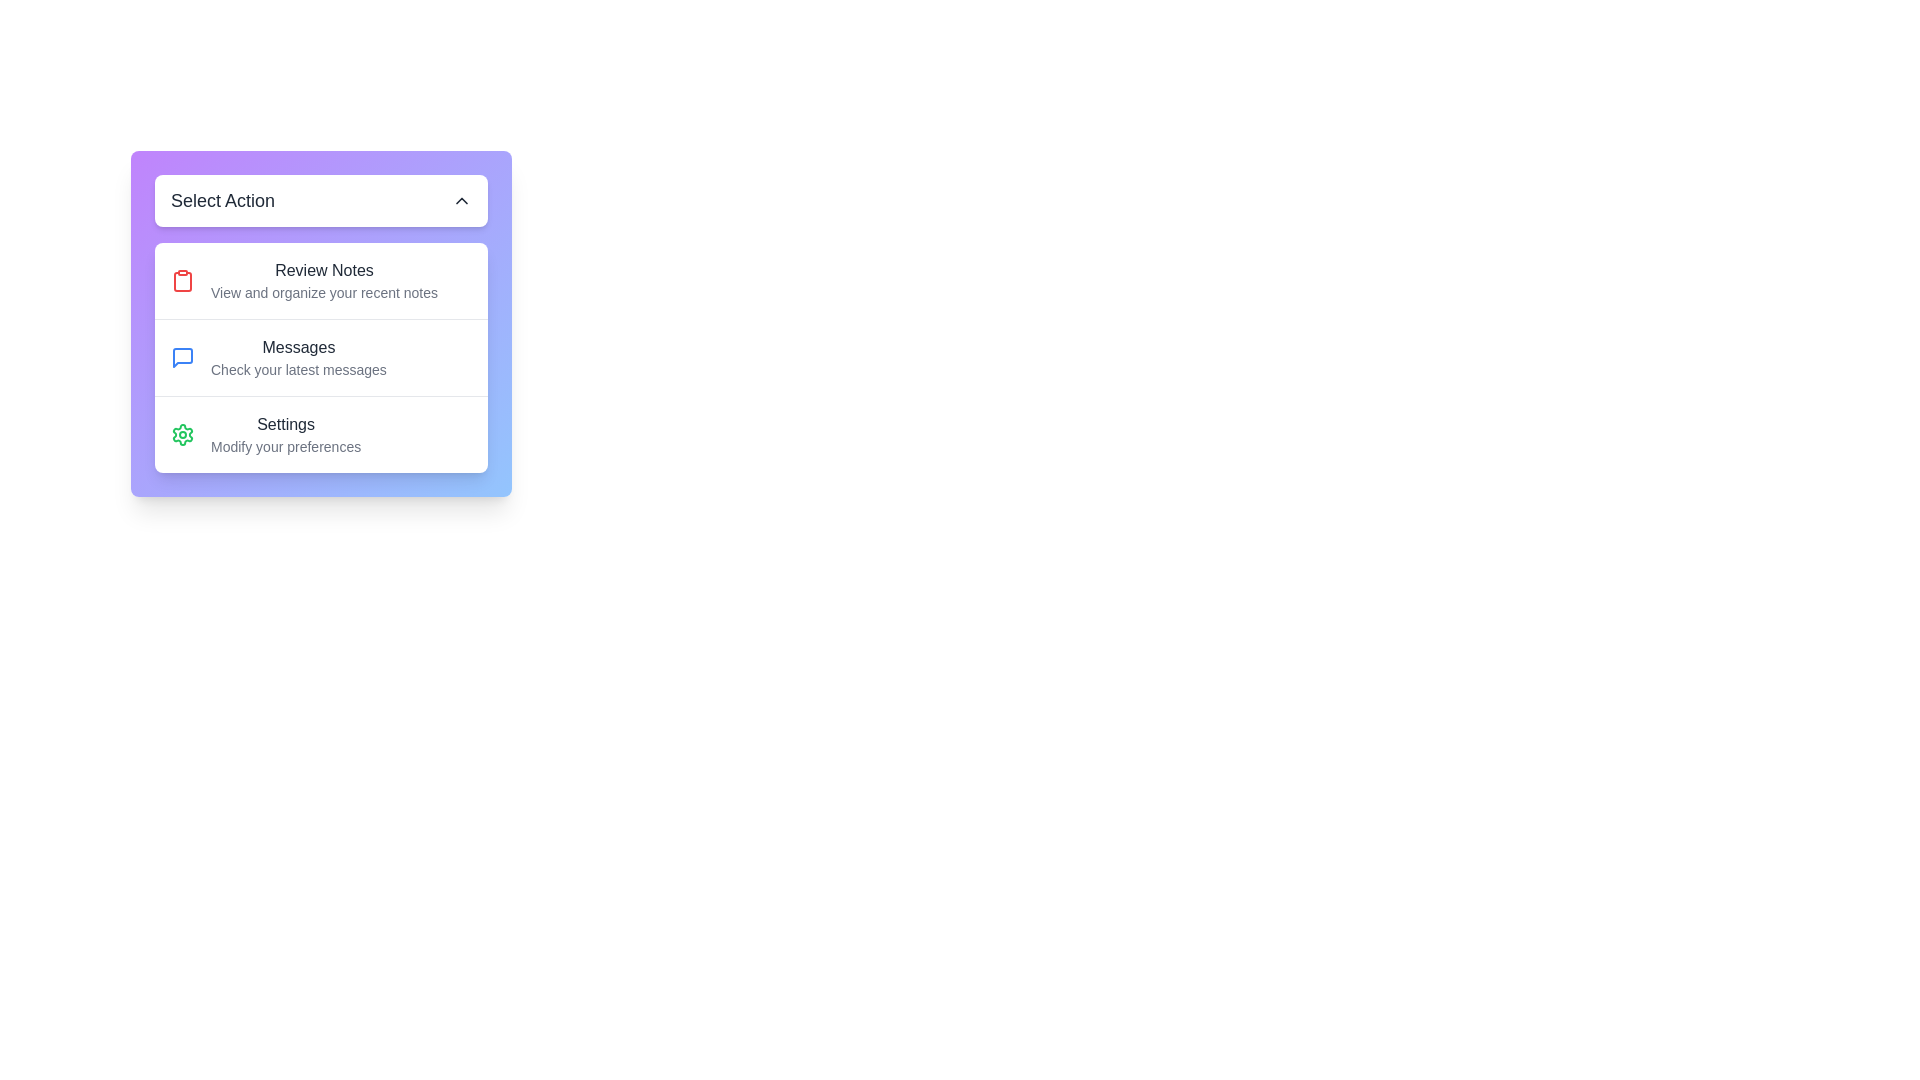 Image resolution: width=1920 pixels, height=1080 pixels. What do you see at coordinates (321, 356) in the screenshot?
I see `the 'Messages' menu item in the vertical options menu` at bounding box center [321, 356].